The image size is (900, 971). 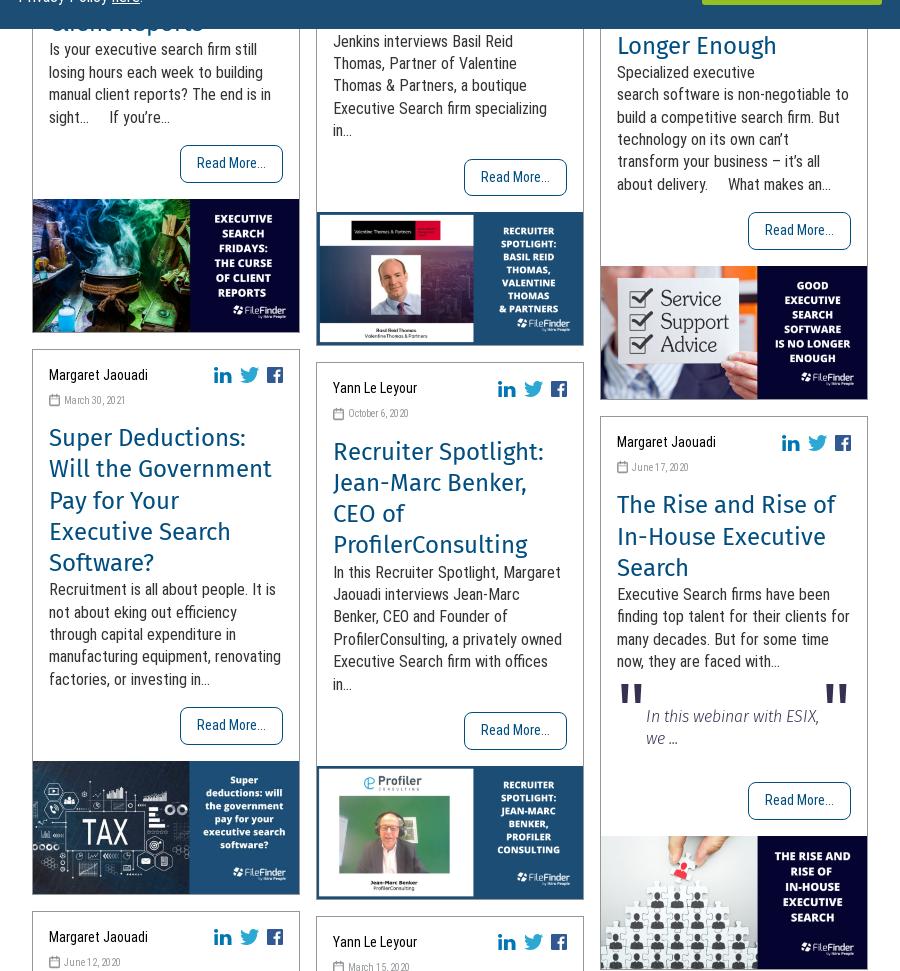 What do you see at coordinates (160, 82) in the screenshot?
I see `'Is your executive search firm still losing hours each week to building manual client reports? The end is in sight…     If you’re...'` at bounding box center [160, 82].